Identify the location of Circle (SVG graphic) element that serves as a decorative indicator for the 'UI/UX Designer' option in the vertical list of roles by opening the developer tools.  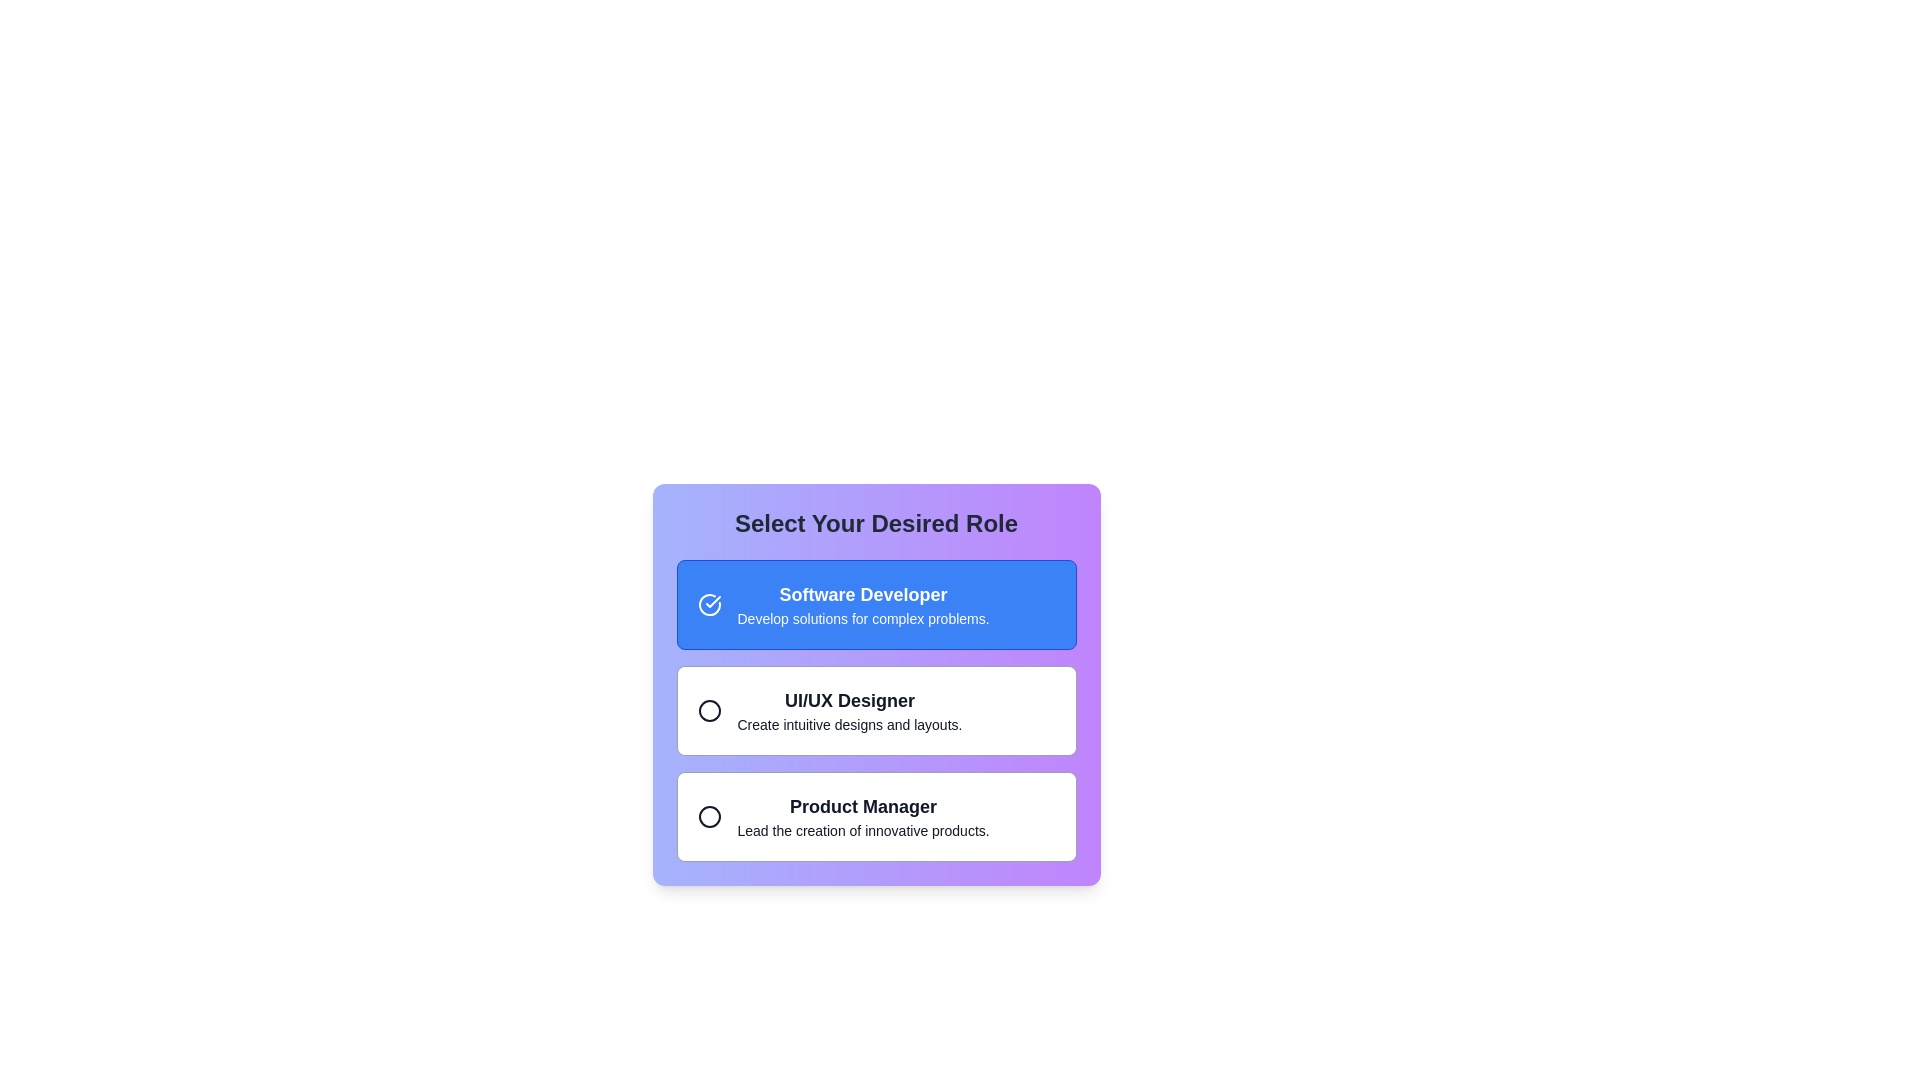
(709, 709).